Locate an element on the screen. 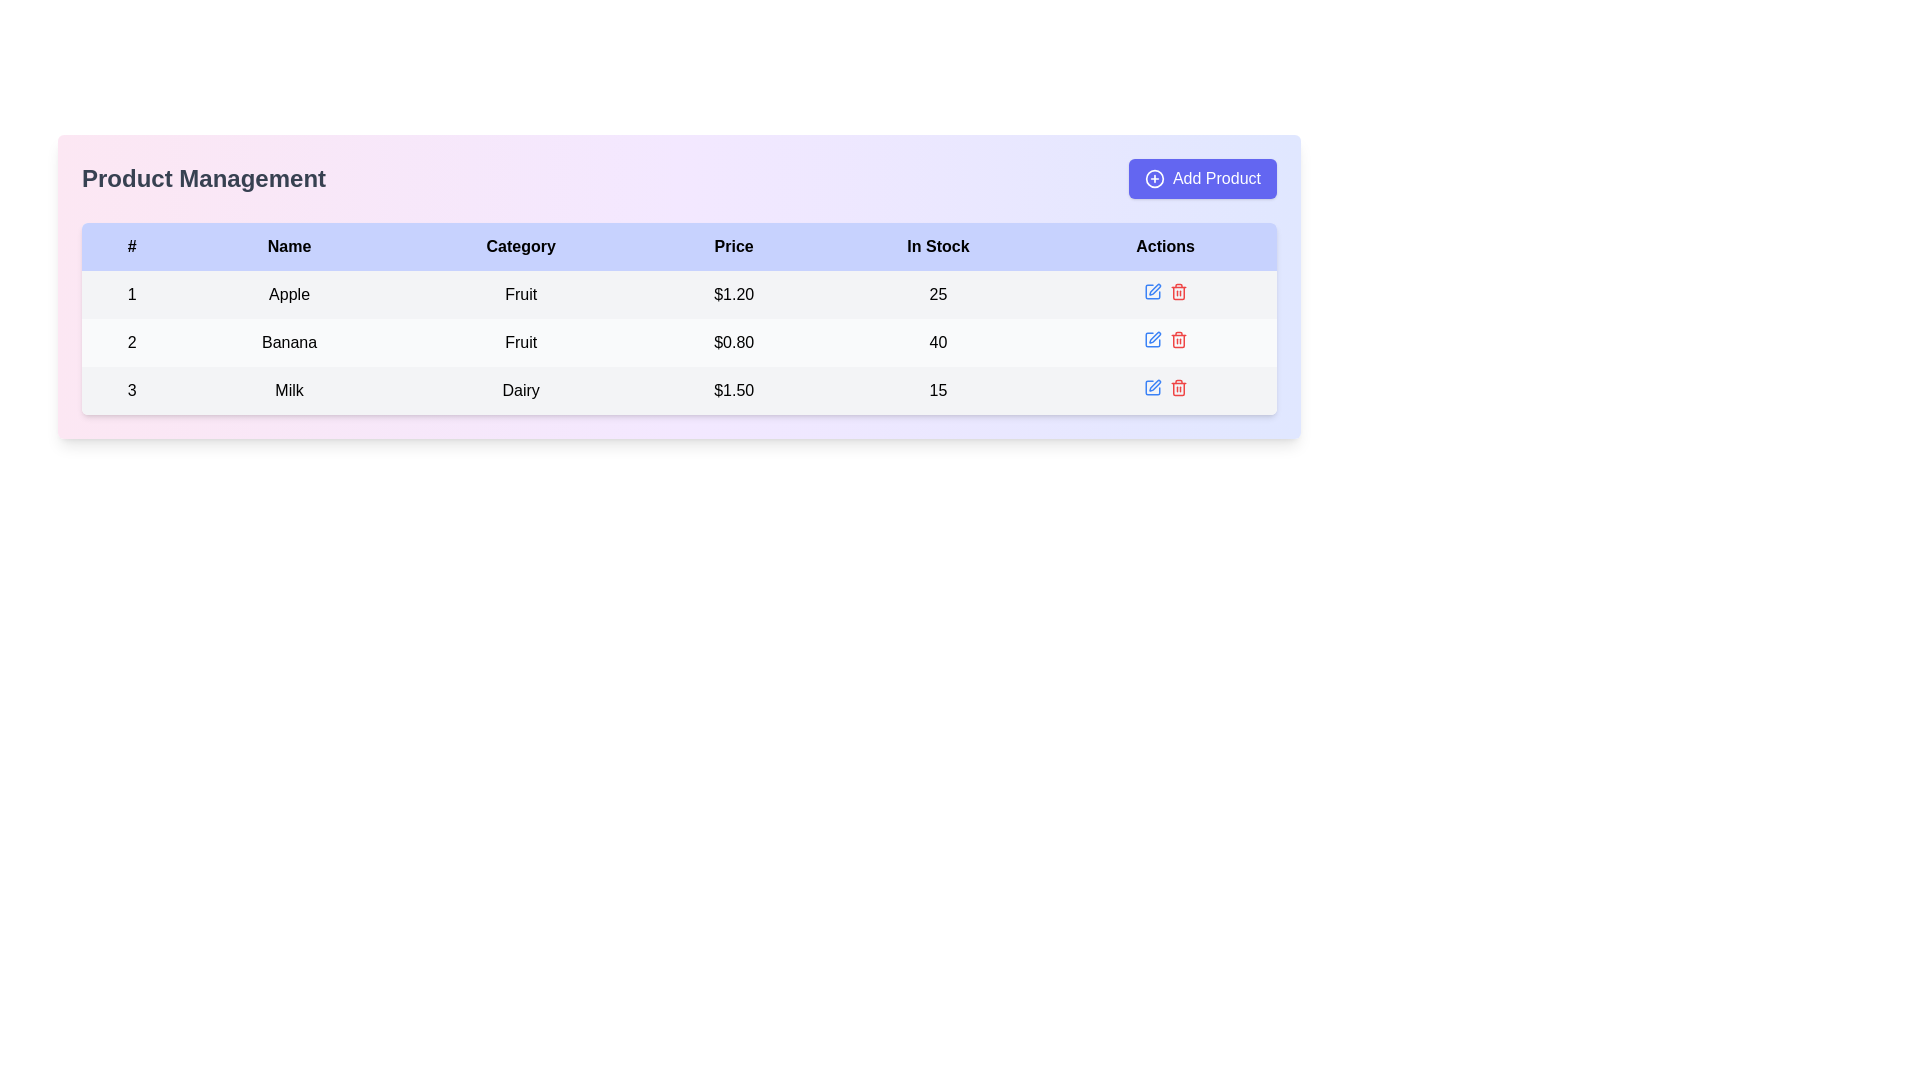 This screenshot has height=1080, width=1920. the trash bin icon located in the Actions column of the third row of the table is located at coordinates (1178, 293).